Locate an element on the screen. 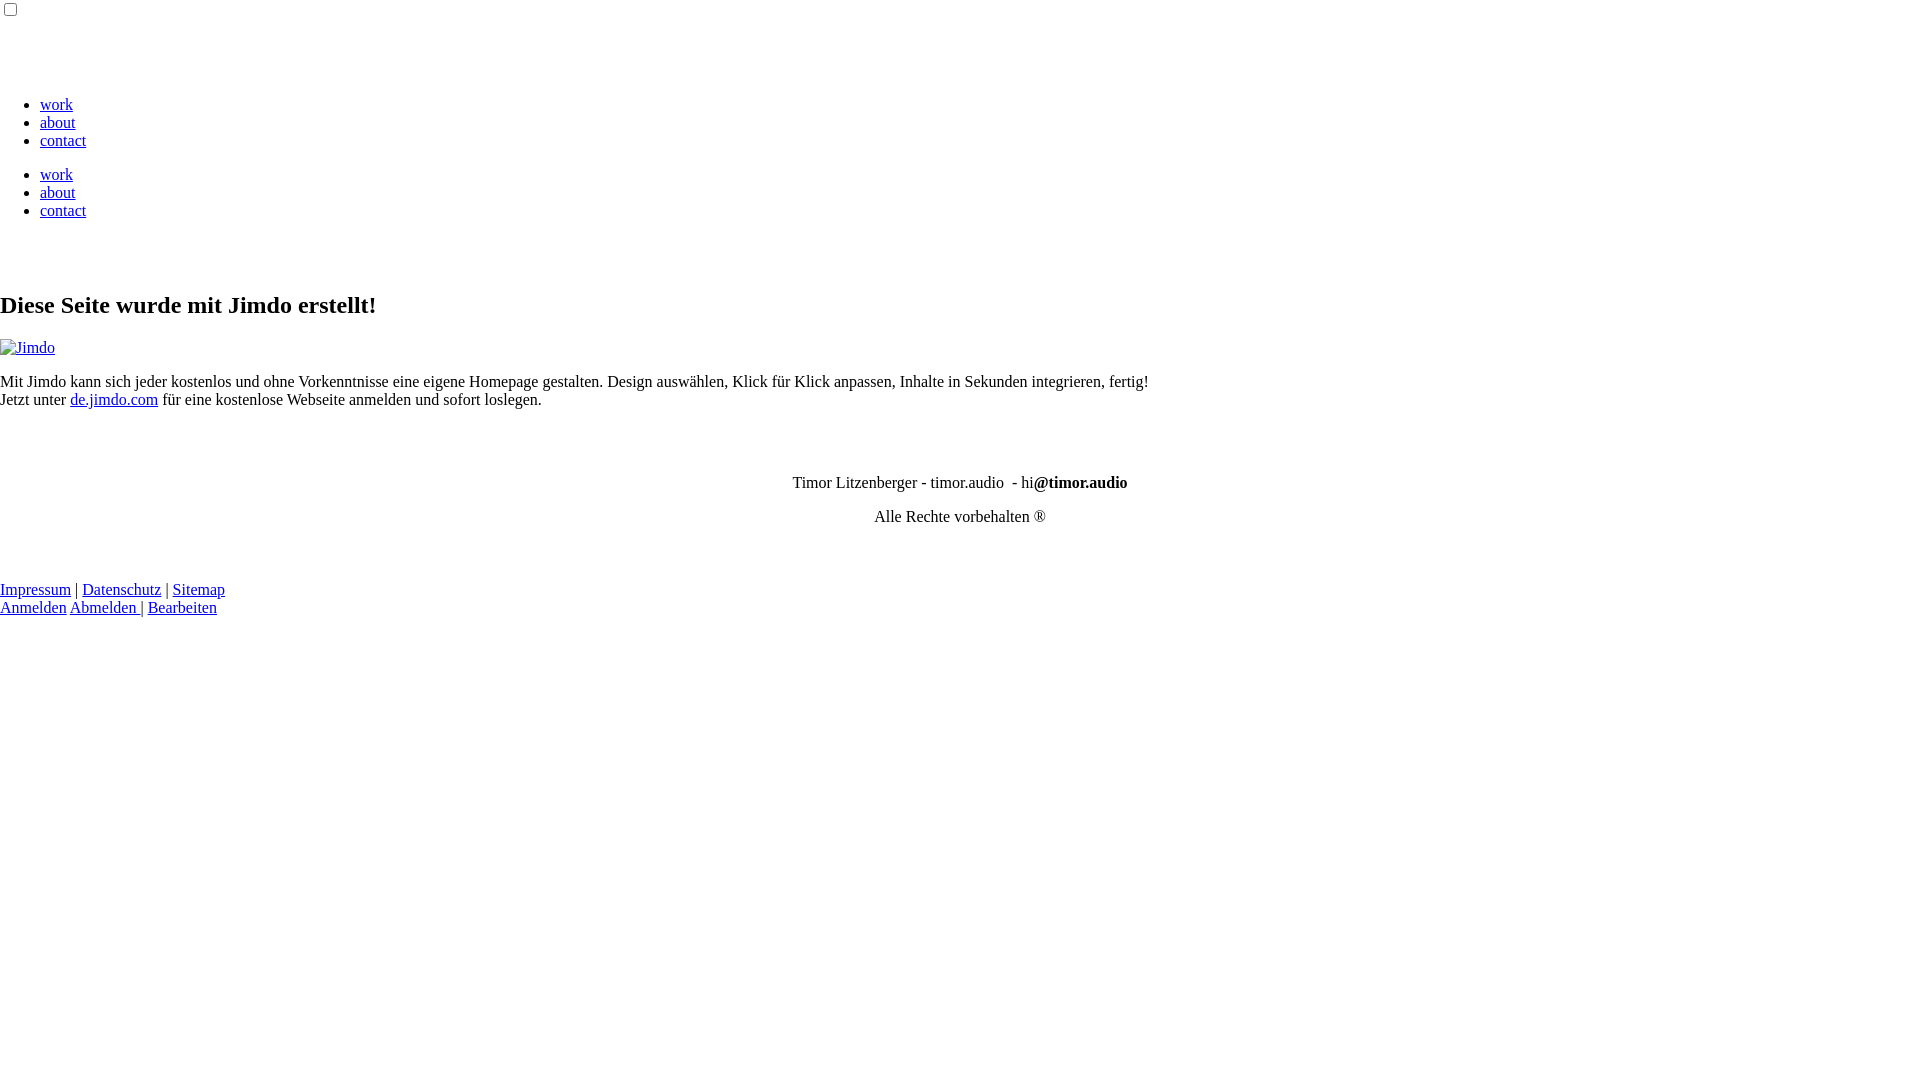 Image resolution: width=1920 pixels, height=1080 pixels. 'contact' is located at coordinates (39, 210).